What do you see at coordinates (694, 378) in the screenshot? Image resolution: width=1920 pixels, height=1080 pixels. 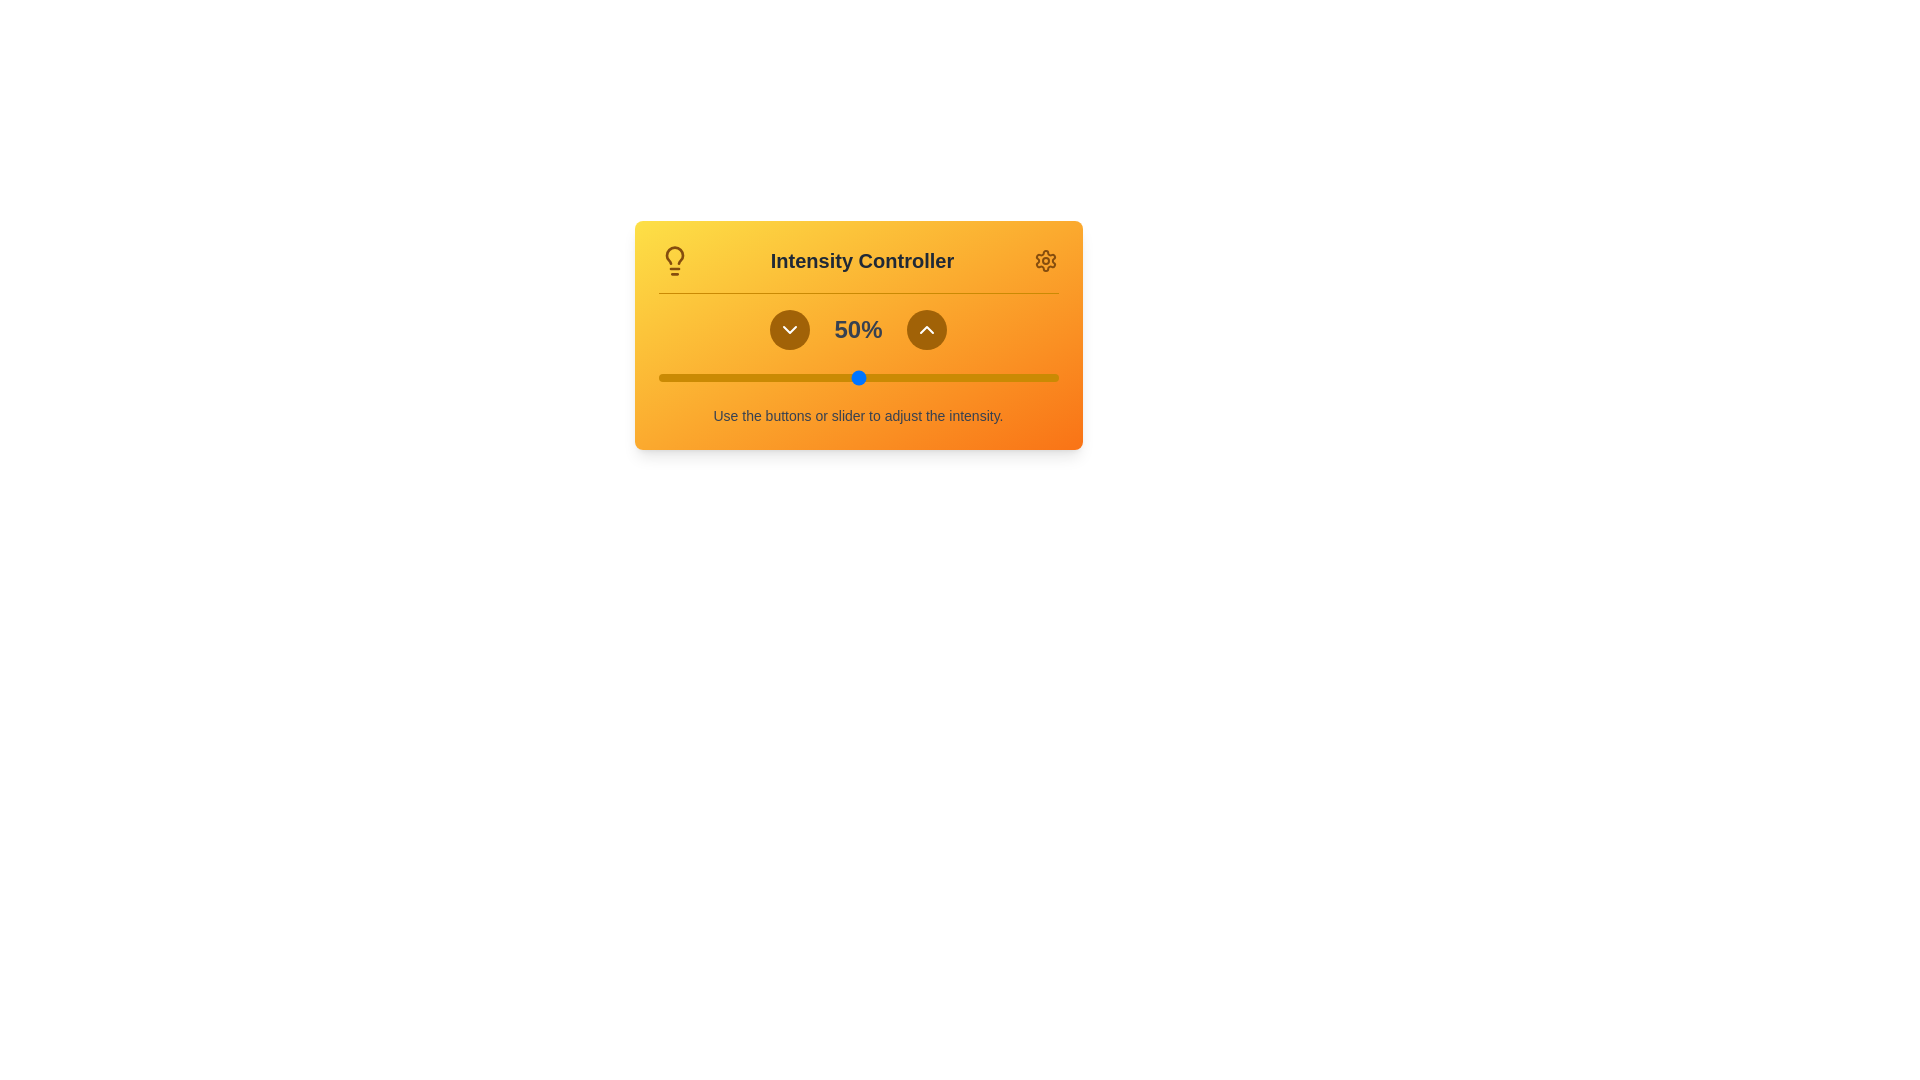 I see `the intensity` at bounding box center [694, 378].